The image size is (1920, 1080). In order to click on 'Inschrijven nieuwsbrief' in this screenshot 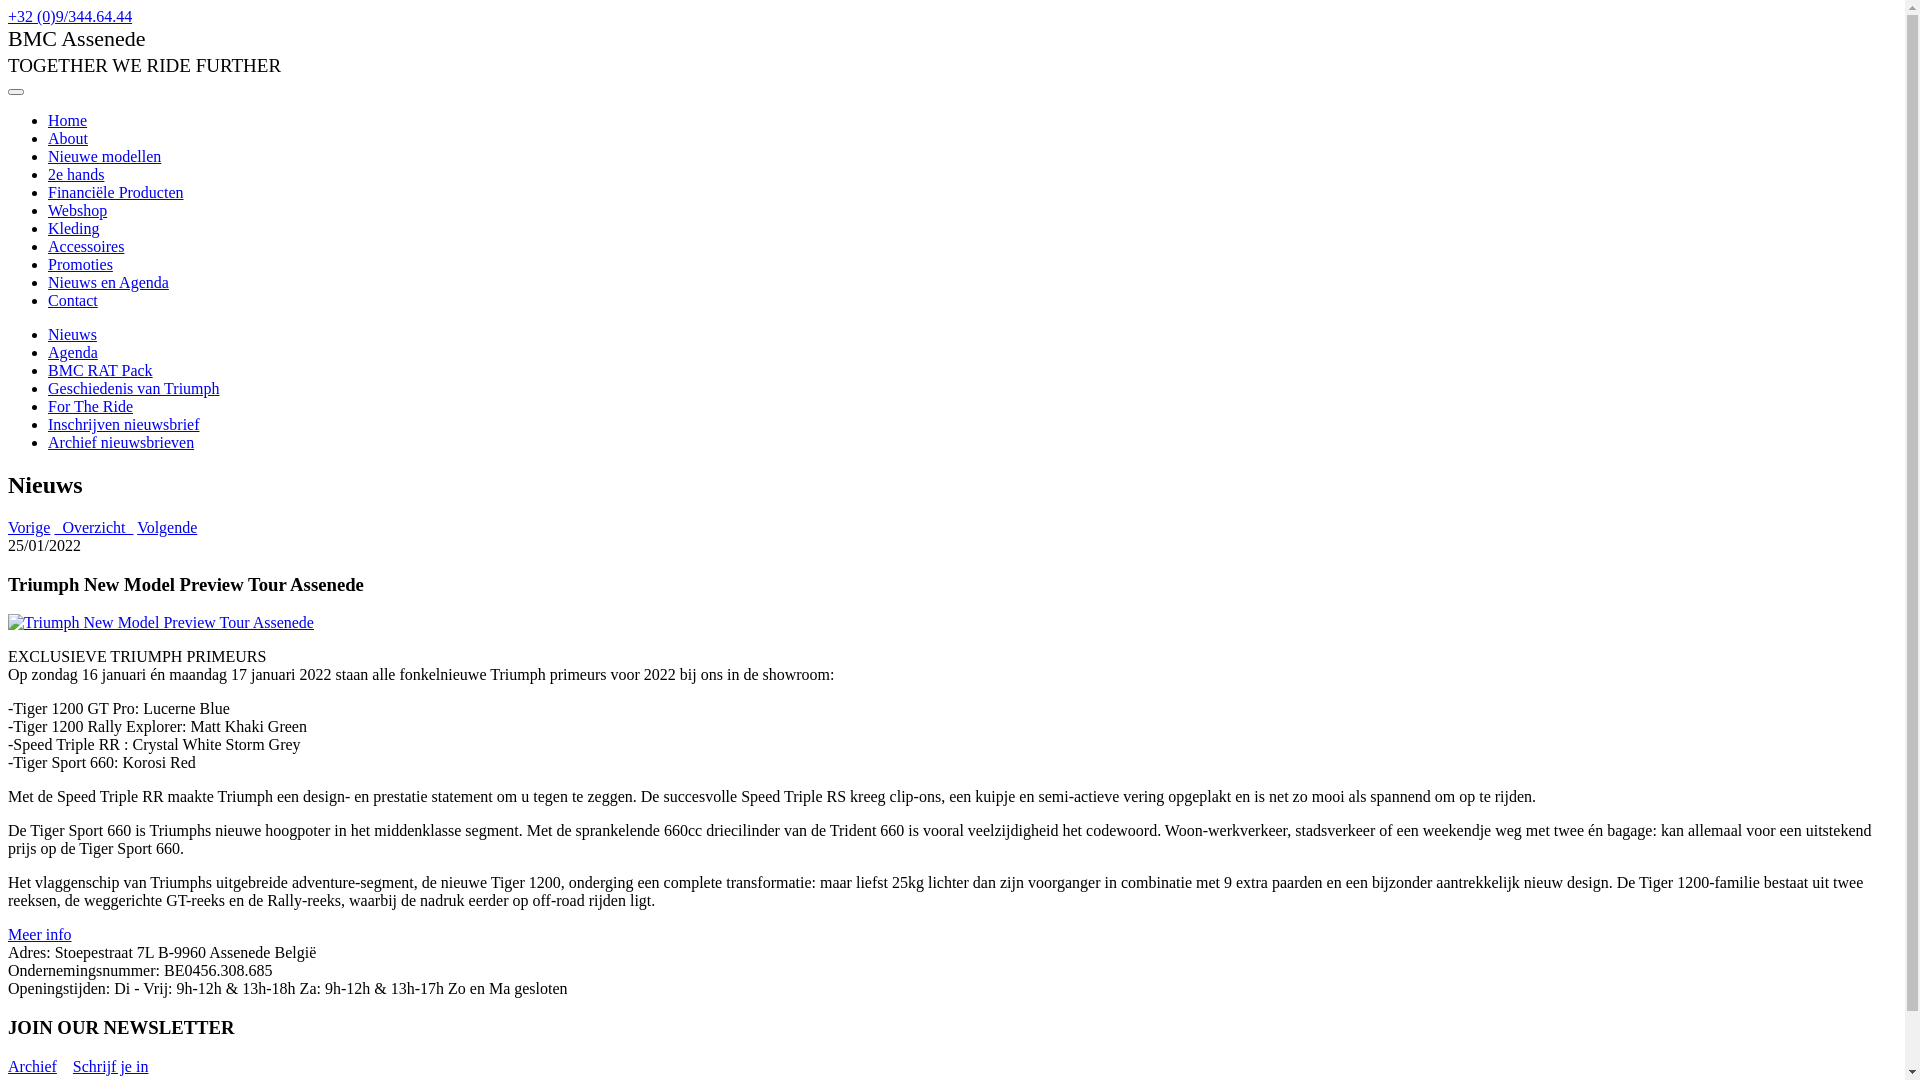, I will do `click(123, 423)`.